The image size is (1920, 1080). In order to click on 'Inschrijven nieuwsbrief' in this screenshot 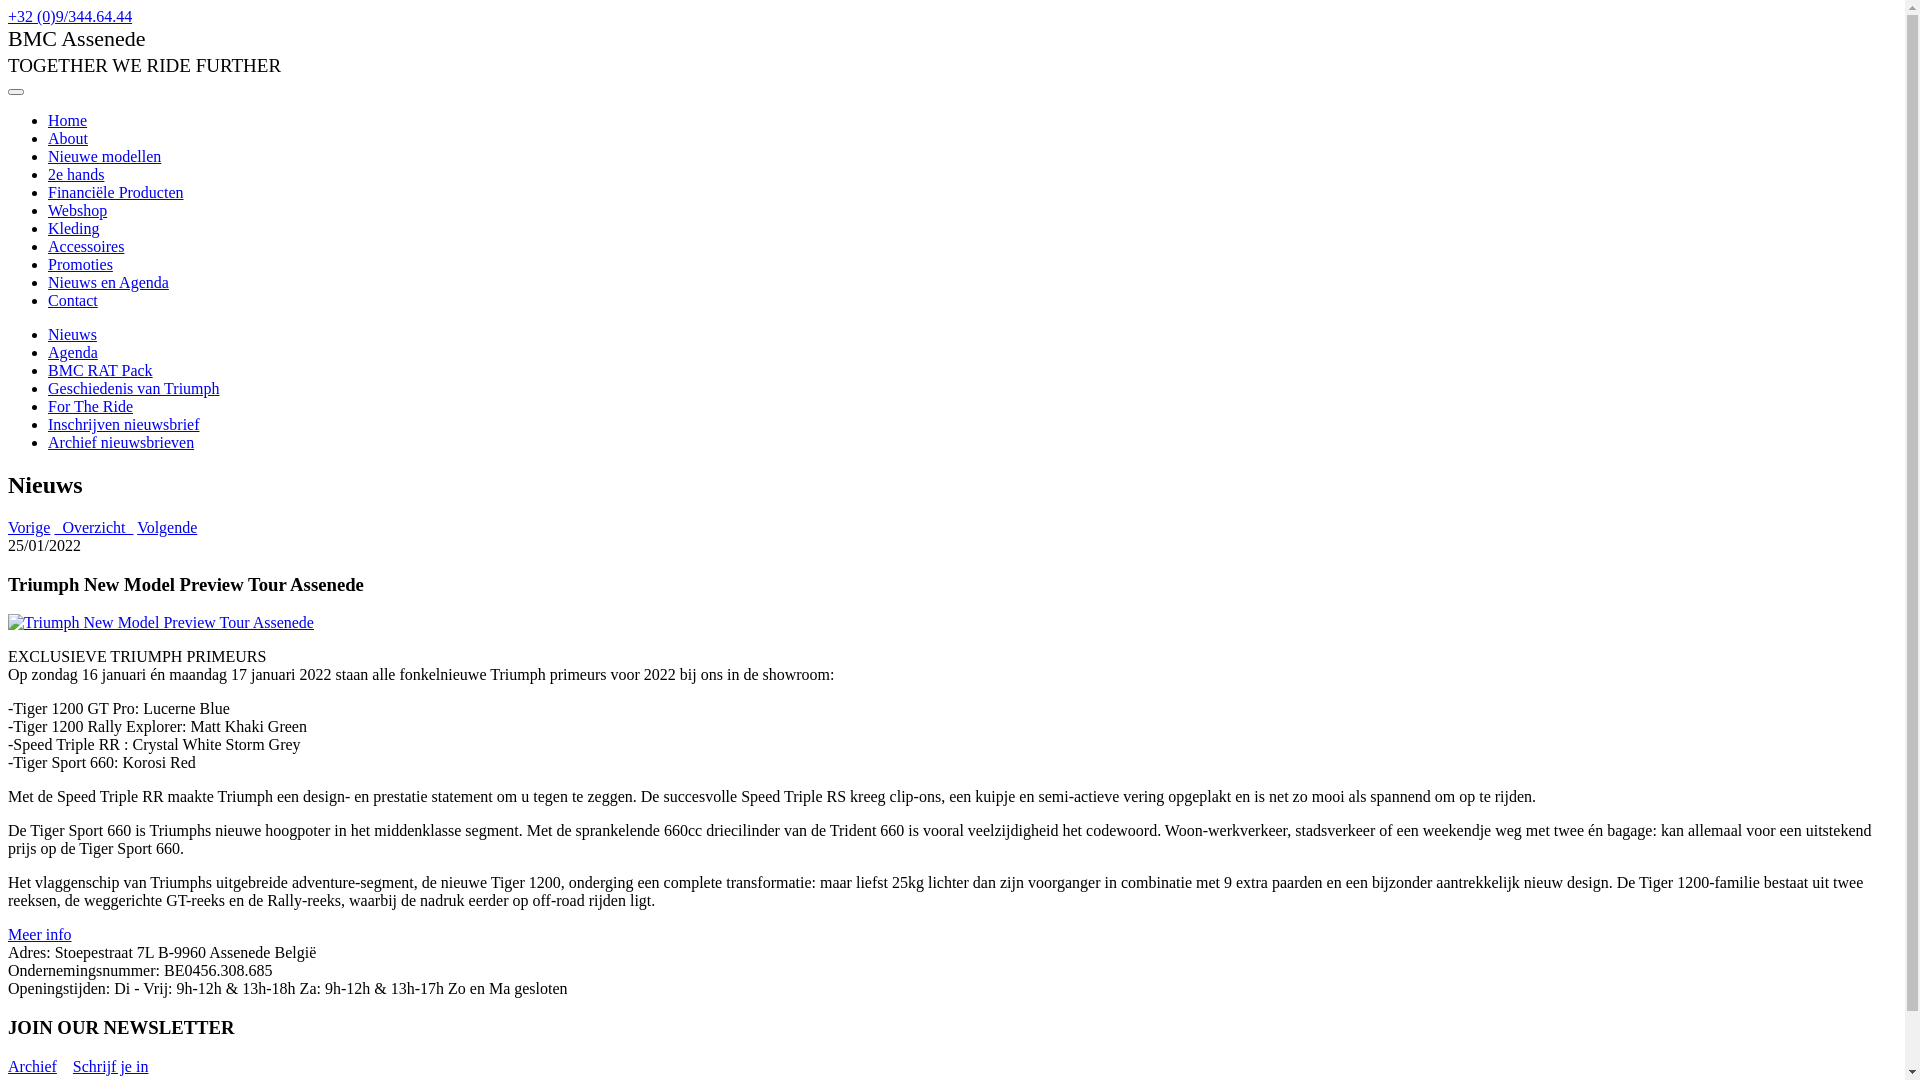, I will do `click(123, 423)`.